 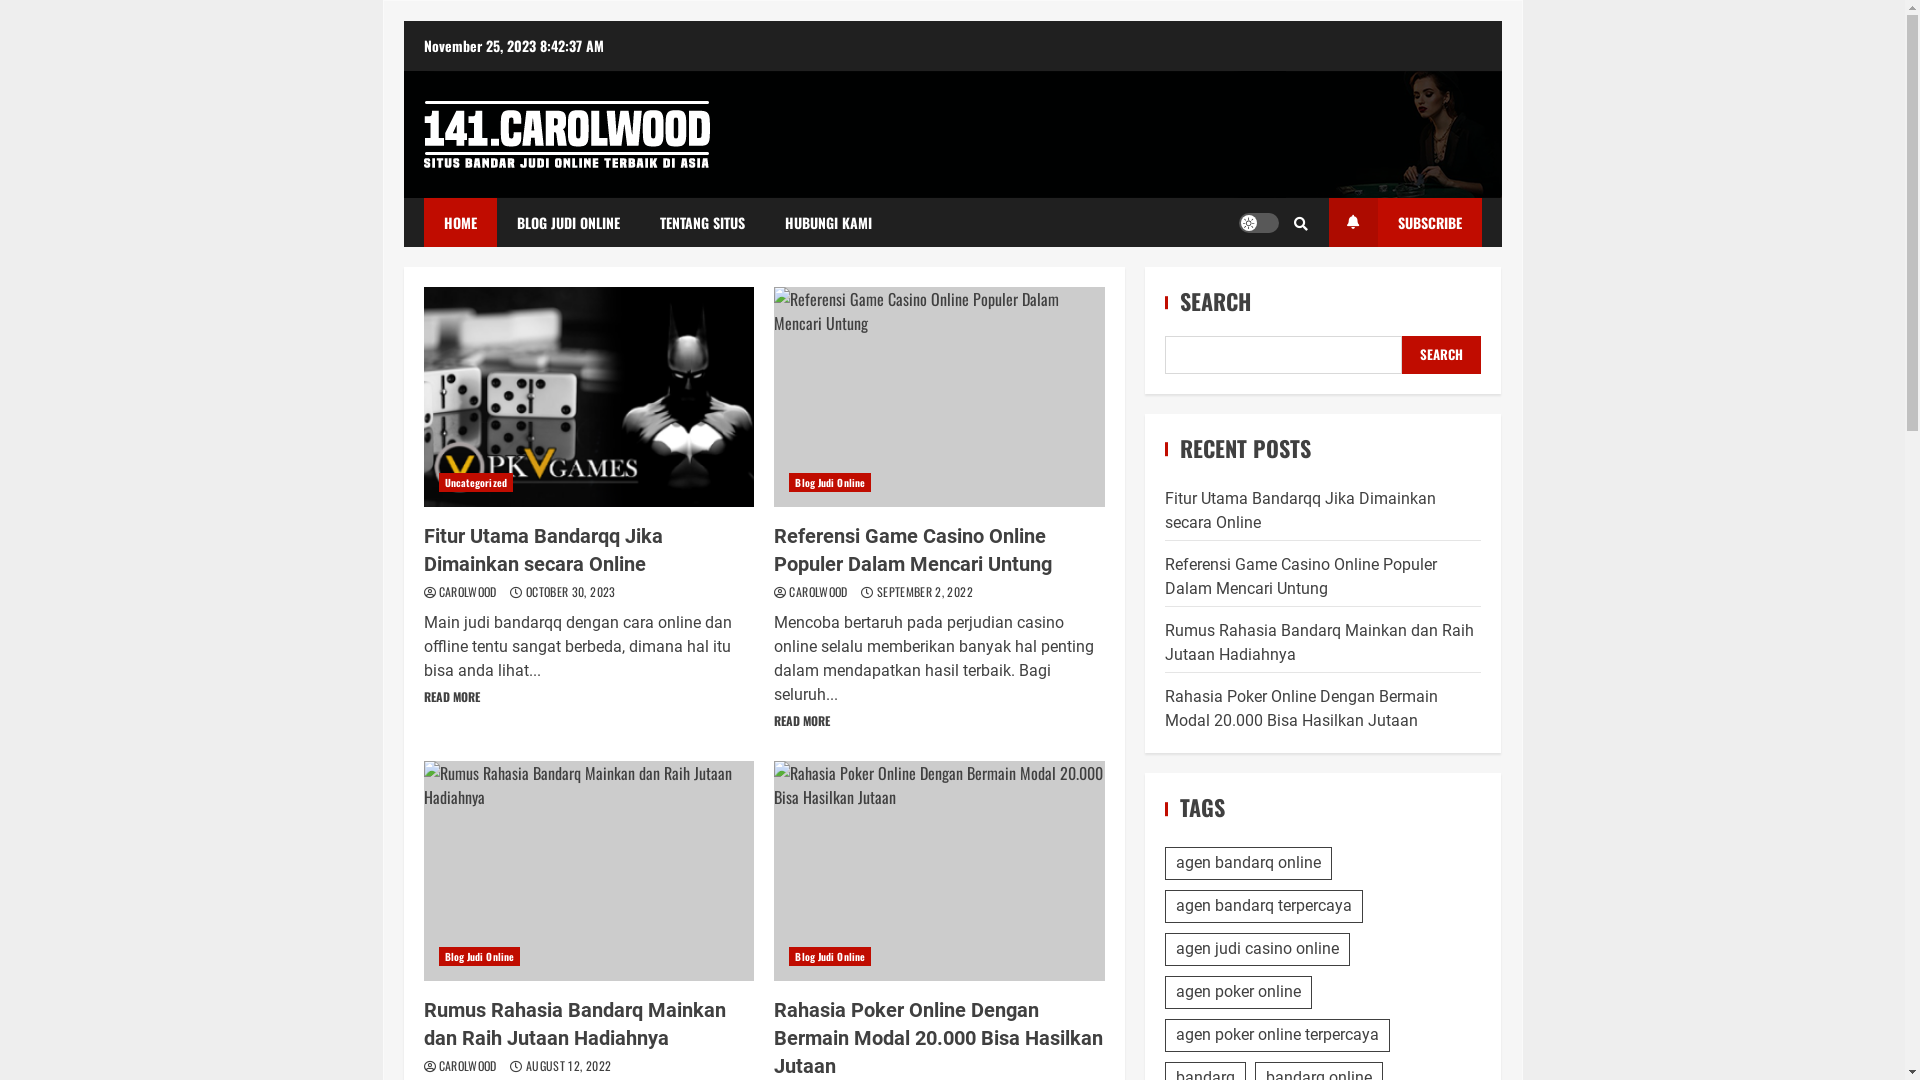 What do you see at coordinates (1256, 948) in the screenshot?
I see `'agen judi casino online'` at bounding box center [1256, 948].